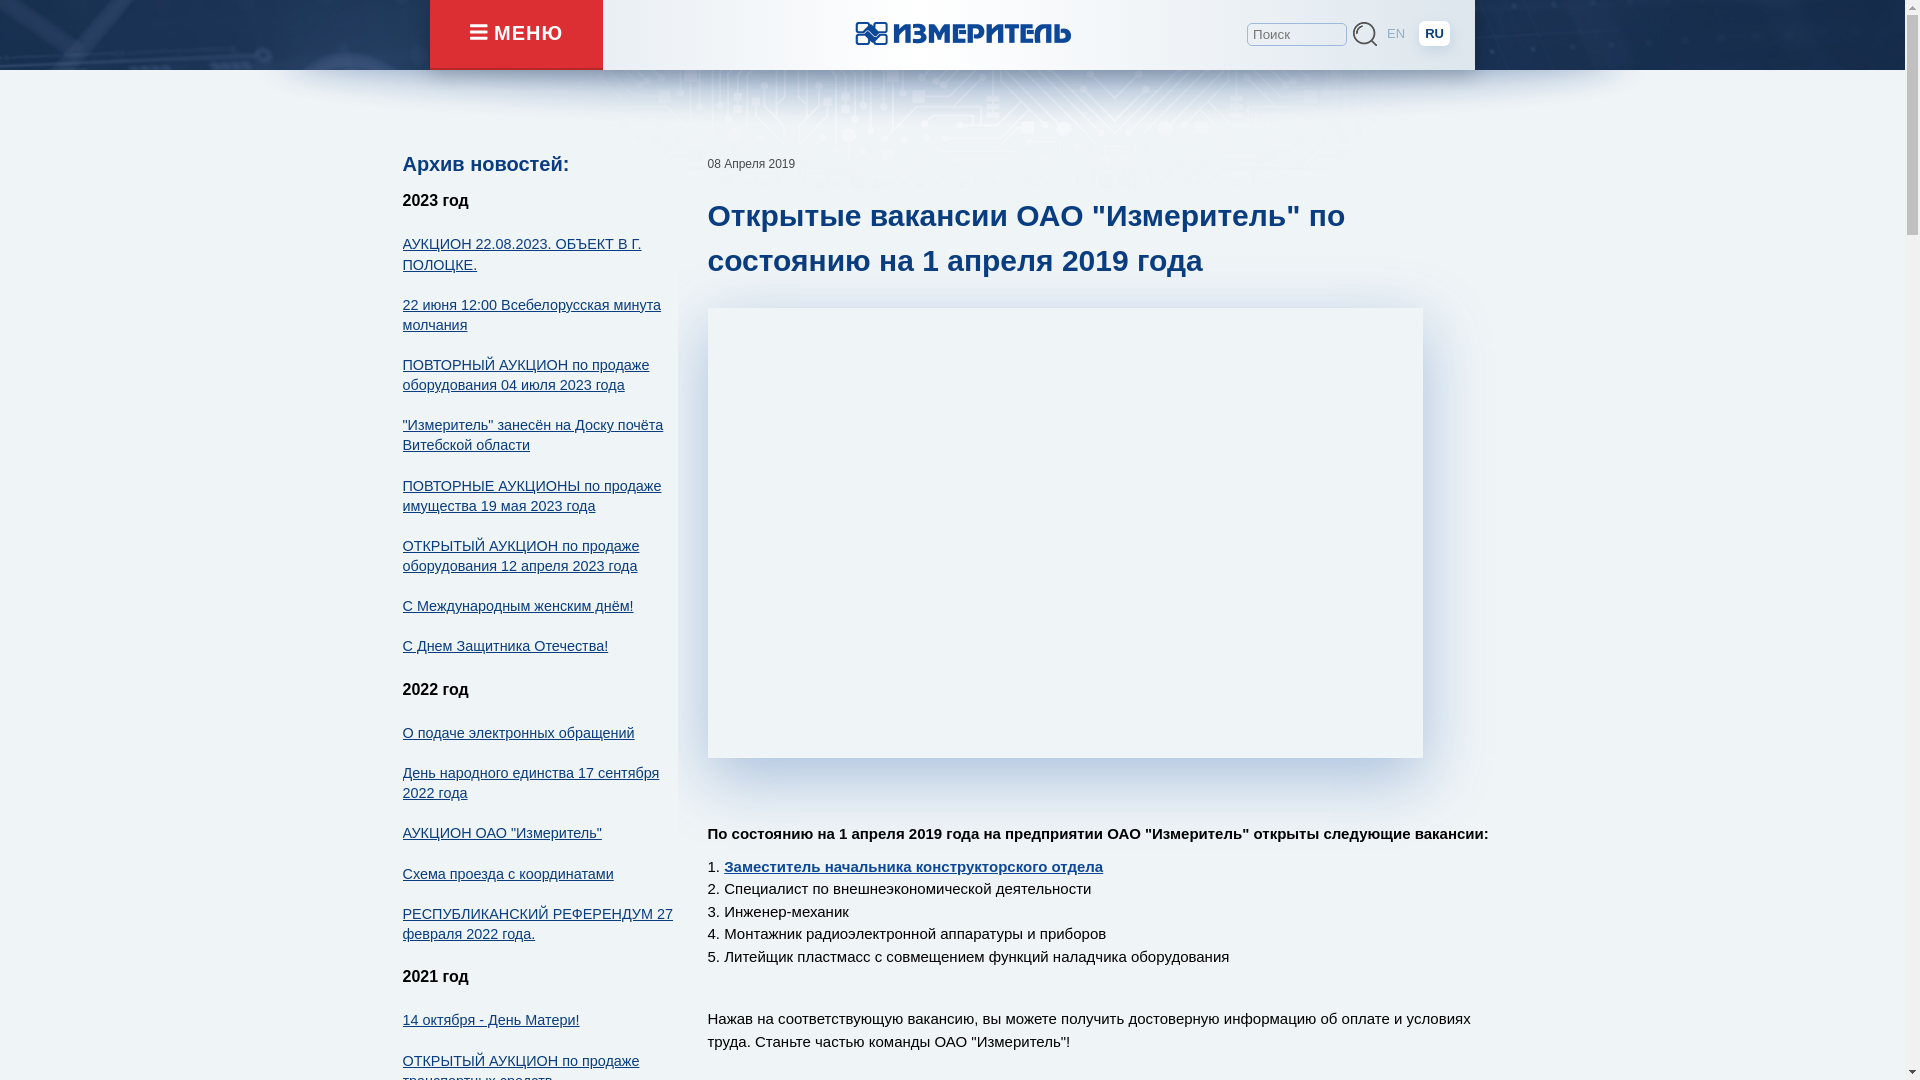 Image resolution: width=1920 pixels, height=1080 pixels. Describe the element at coordinates (1433, 33) in the screenshot. I see `'RU'` at that location.